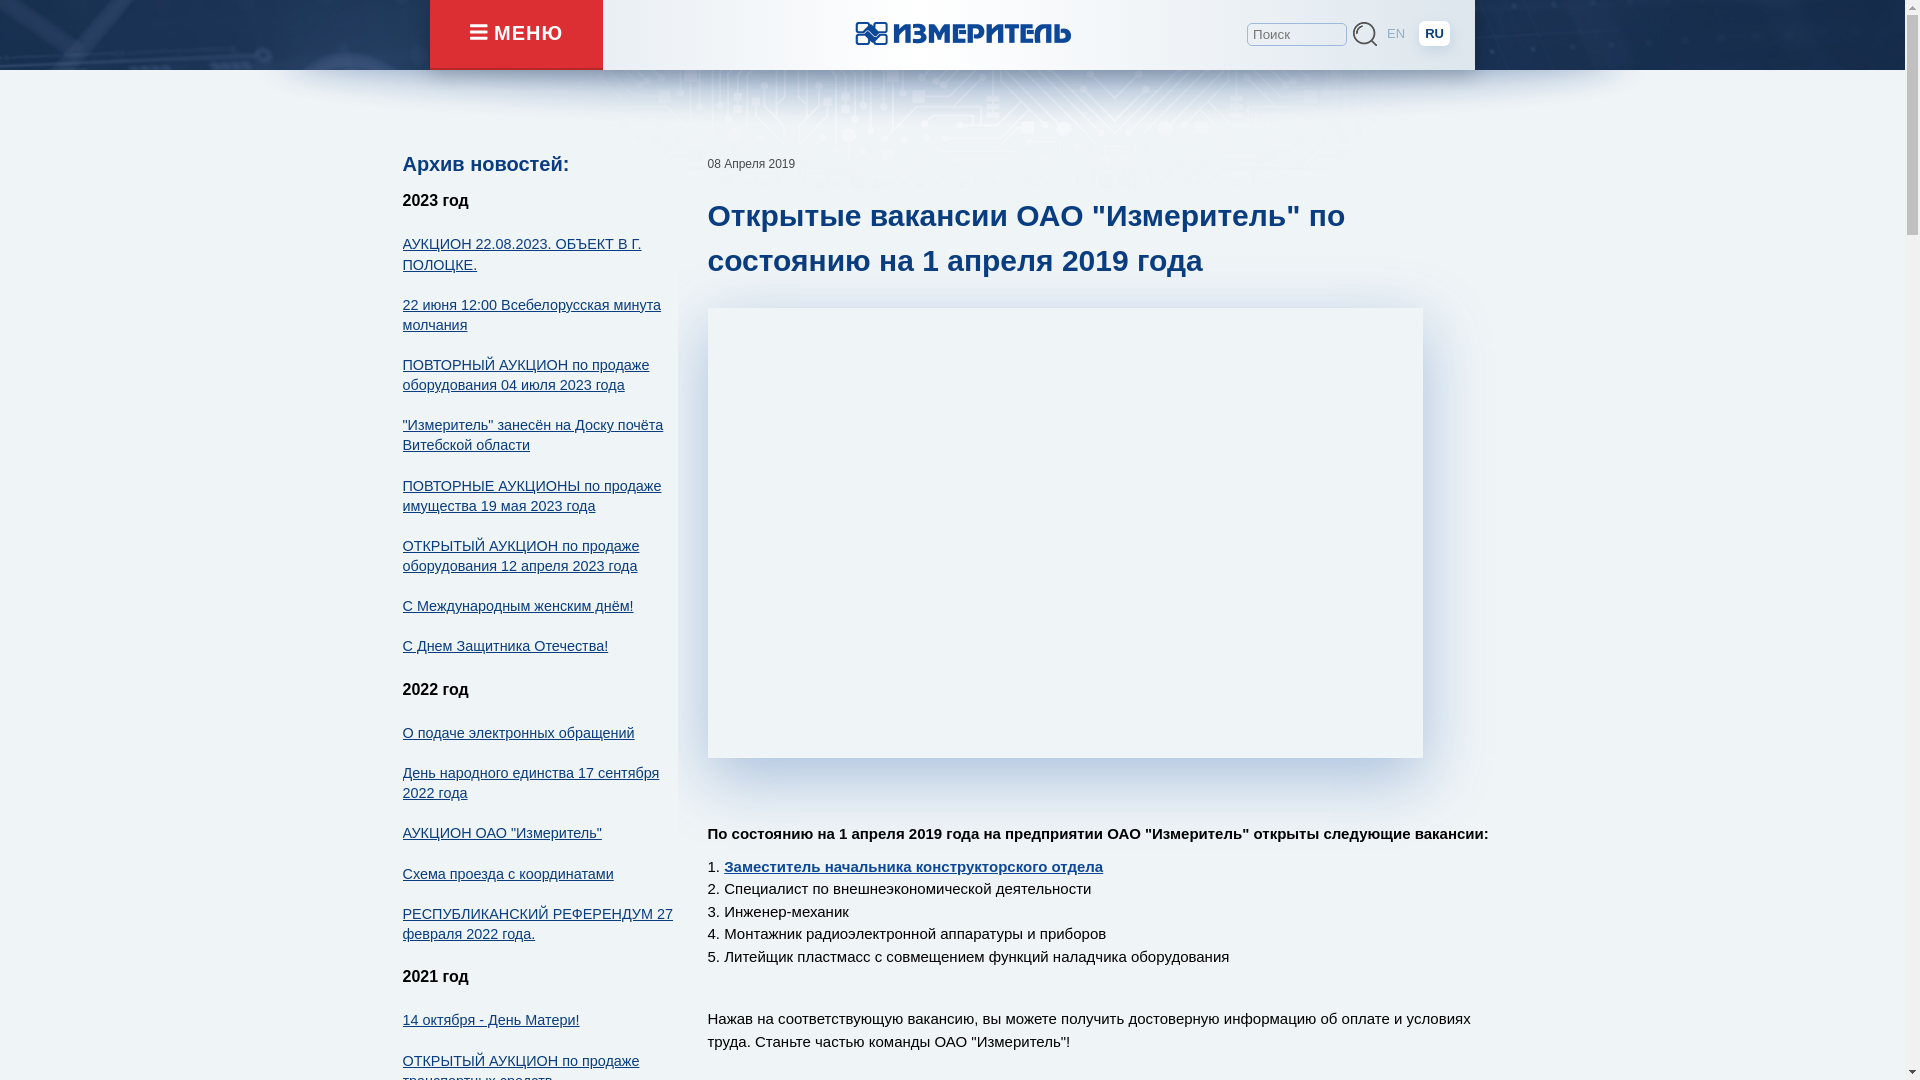 Image resolution: width=1920 pixels, height=1080 pixels. Describe the element at coordinates (1433, 33) in the screenshot. I see `'RU'` at that location.